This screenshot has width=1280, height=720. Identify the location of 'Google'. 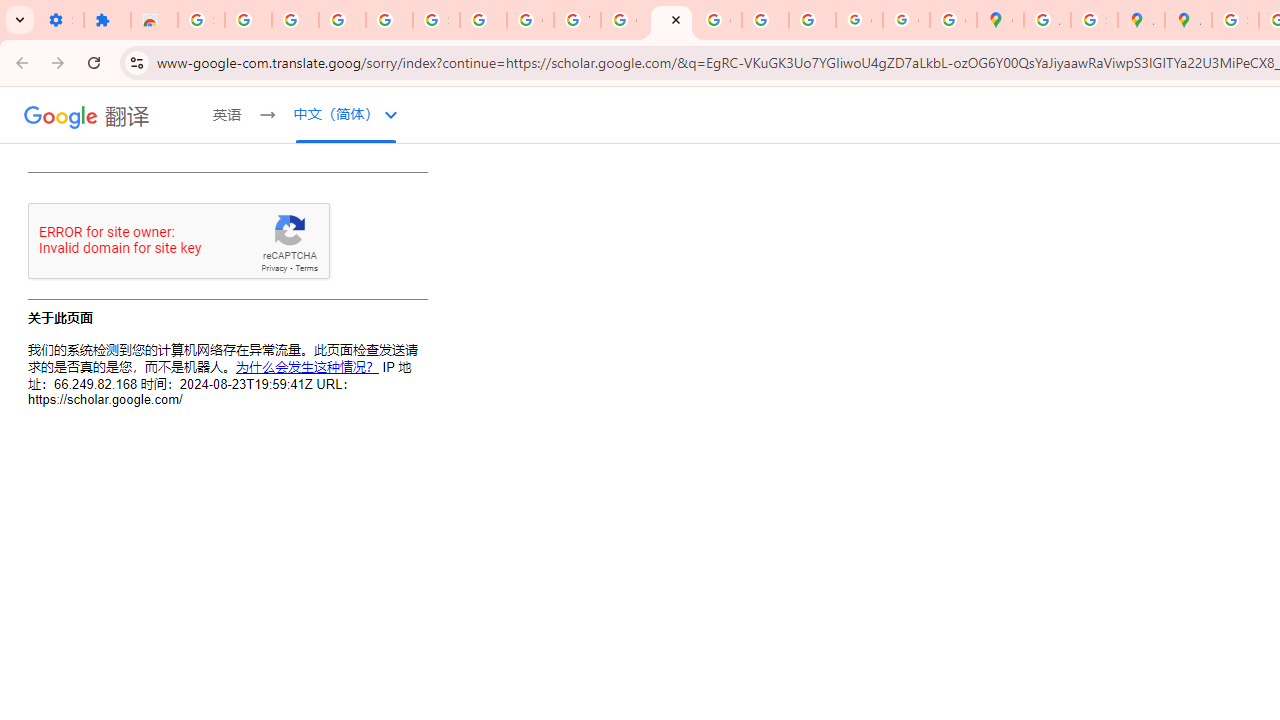
(61, 116).